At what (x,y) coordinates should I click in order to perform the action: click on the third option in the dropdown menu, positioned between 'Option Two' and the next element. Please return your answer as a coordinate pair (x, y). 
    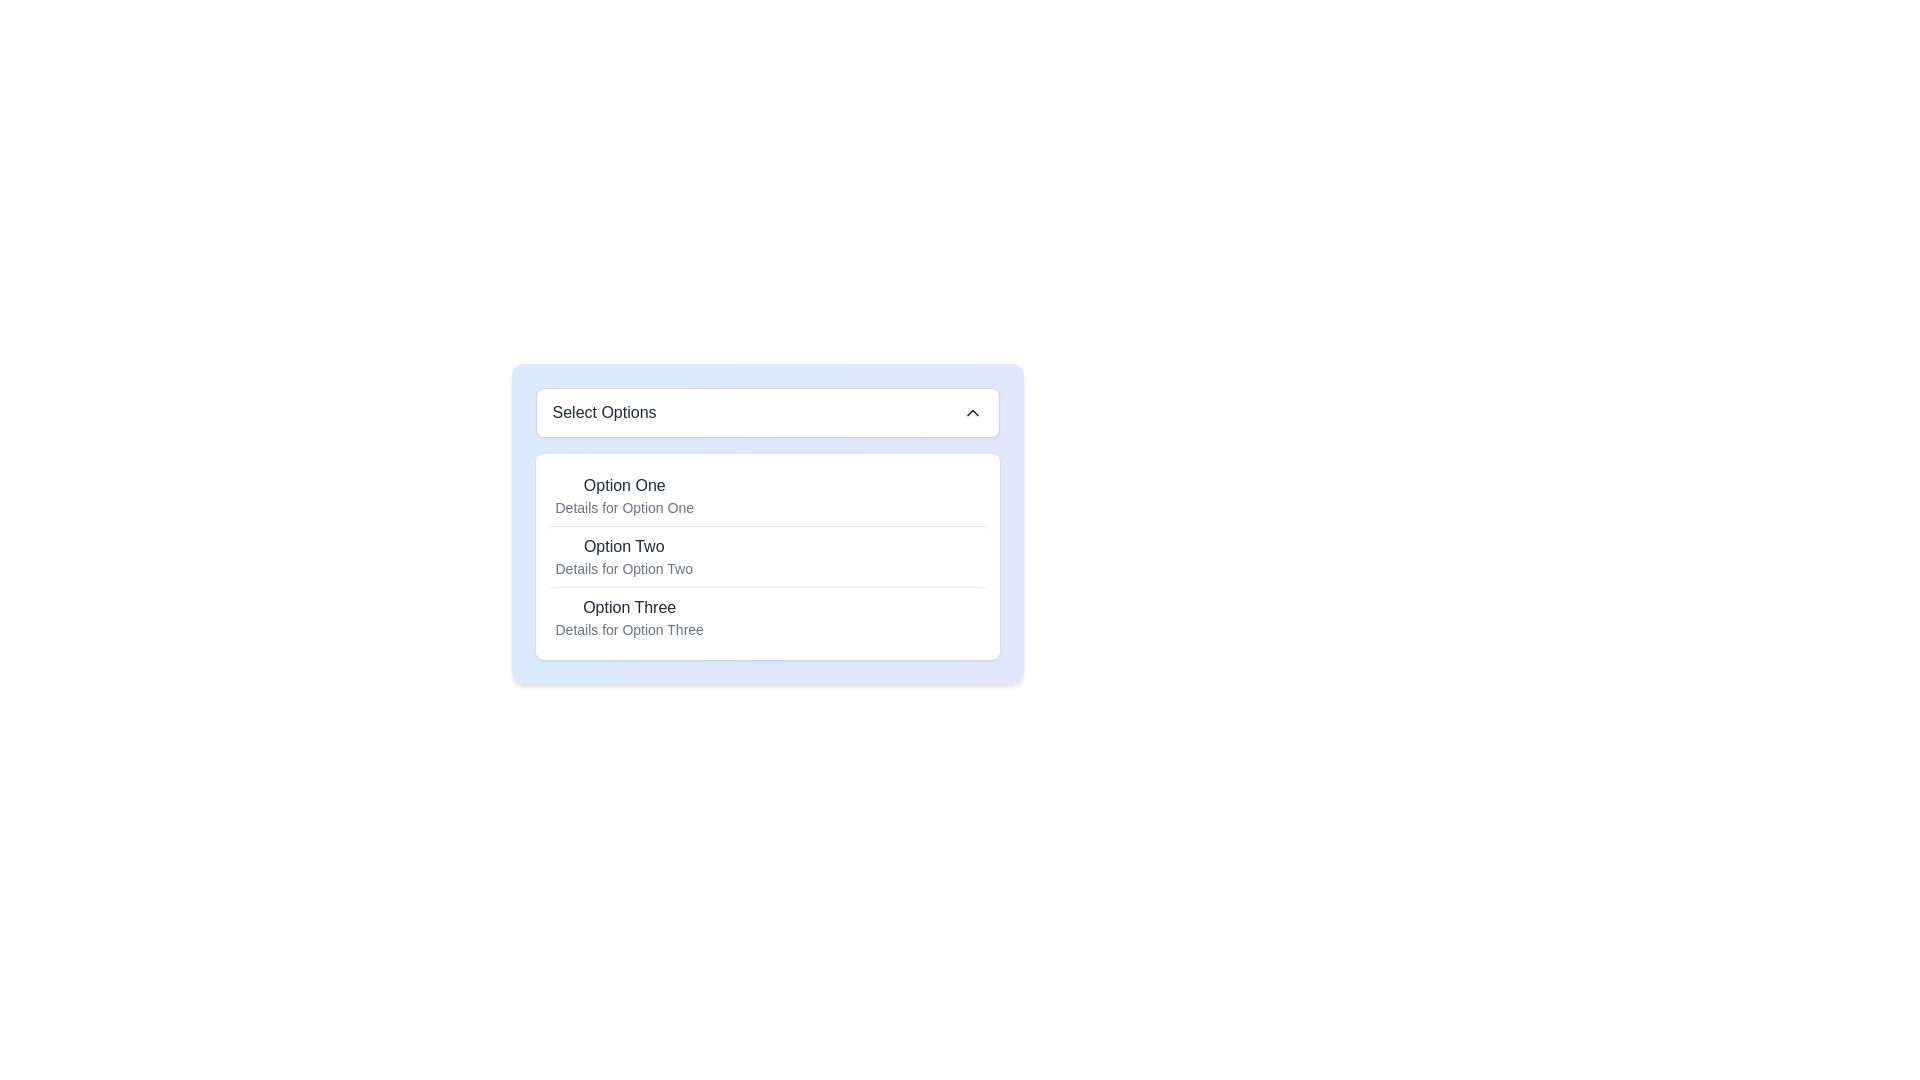
    Looking at the image, I should click on (628, 616).